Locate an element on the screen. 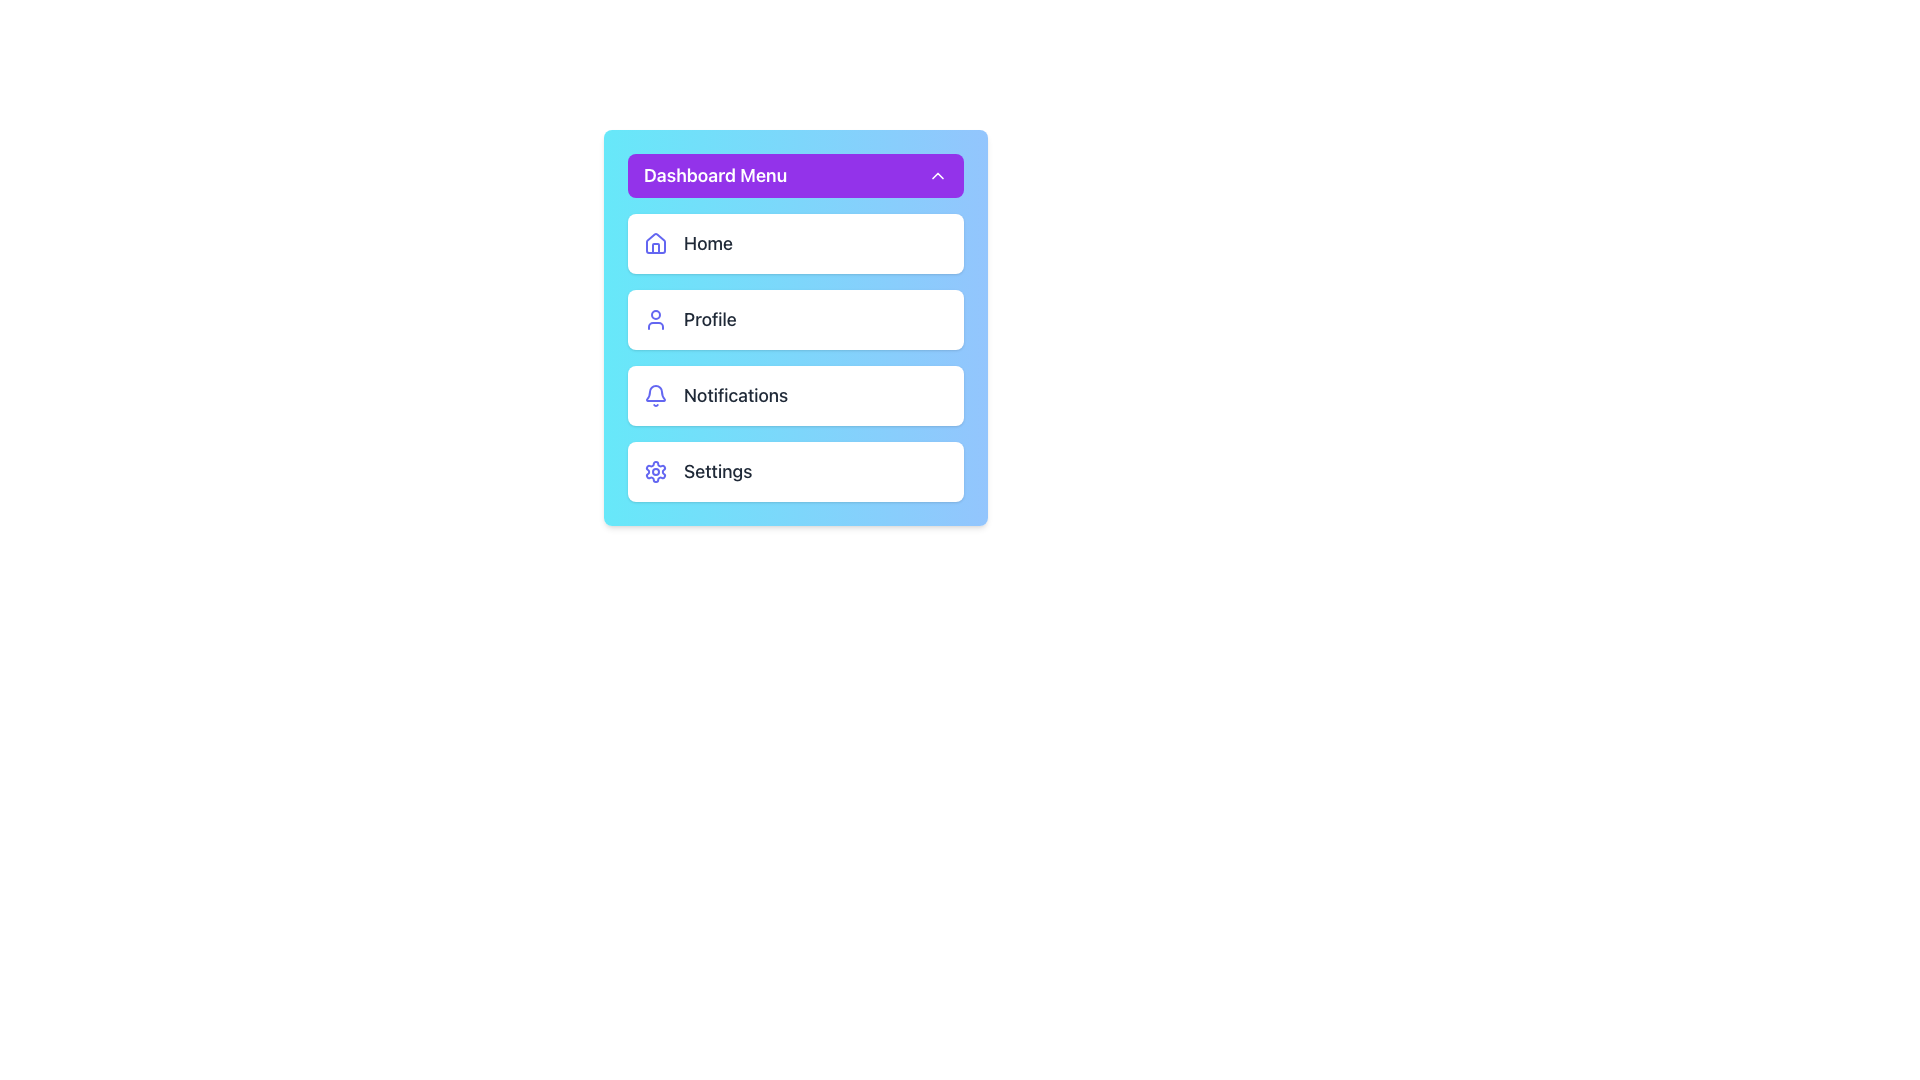  the Settings icon located to the left of the text label 'Settings' in the user interface is located at coordinates (656, 471).